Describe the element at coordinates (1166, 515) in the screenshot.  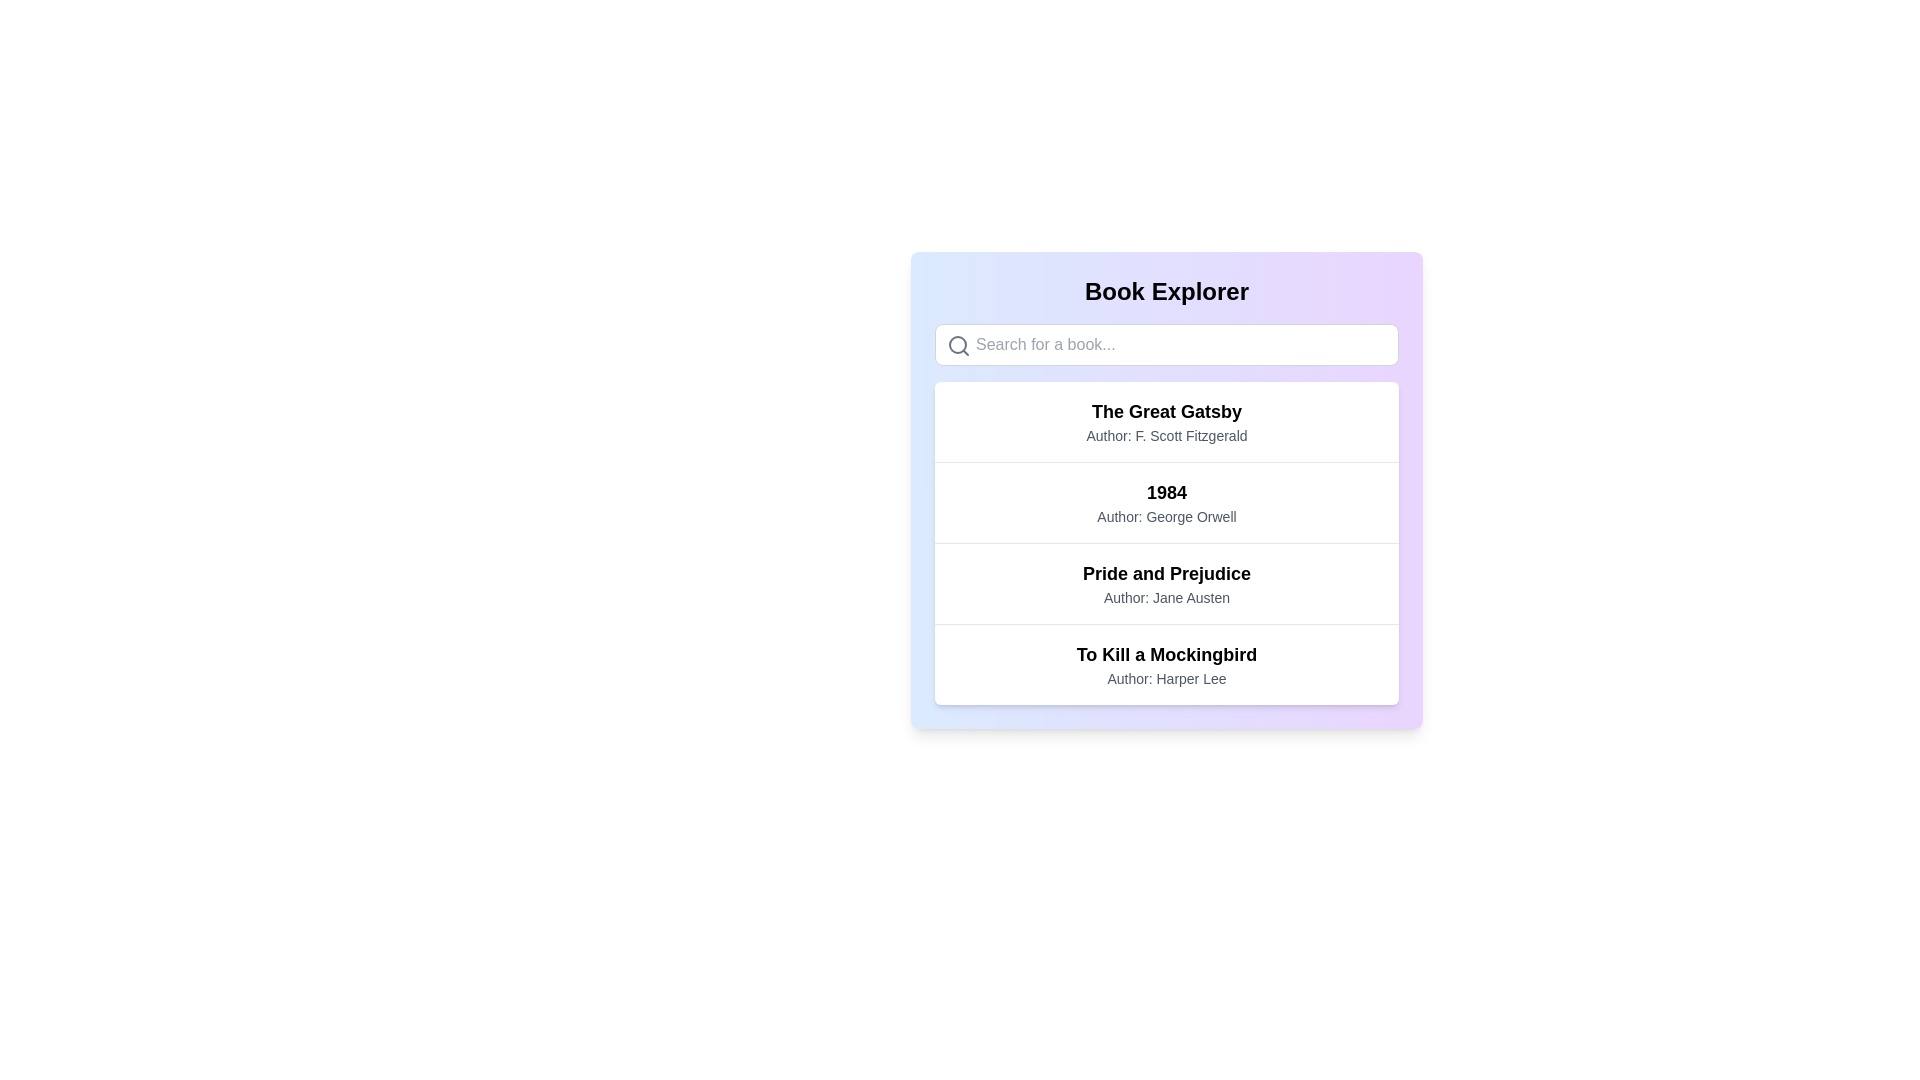
I see `author information displayed in the text area directly below the title '1984', which is centrally located under the second item in the book information list` at that location.